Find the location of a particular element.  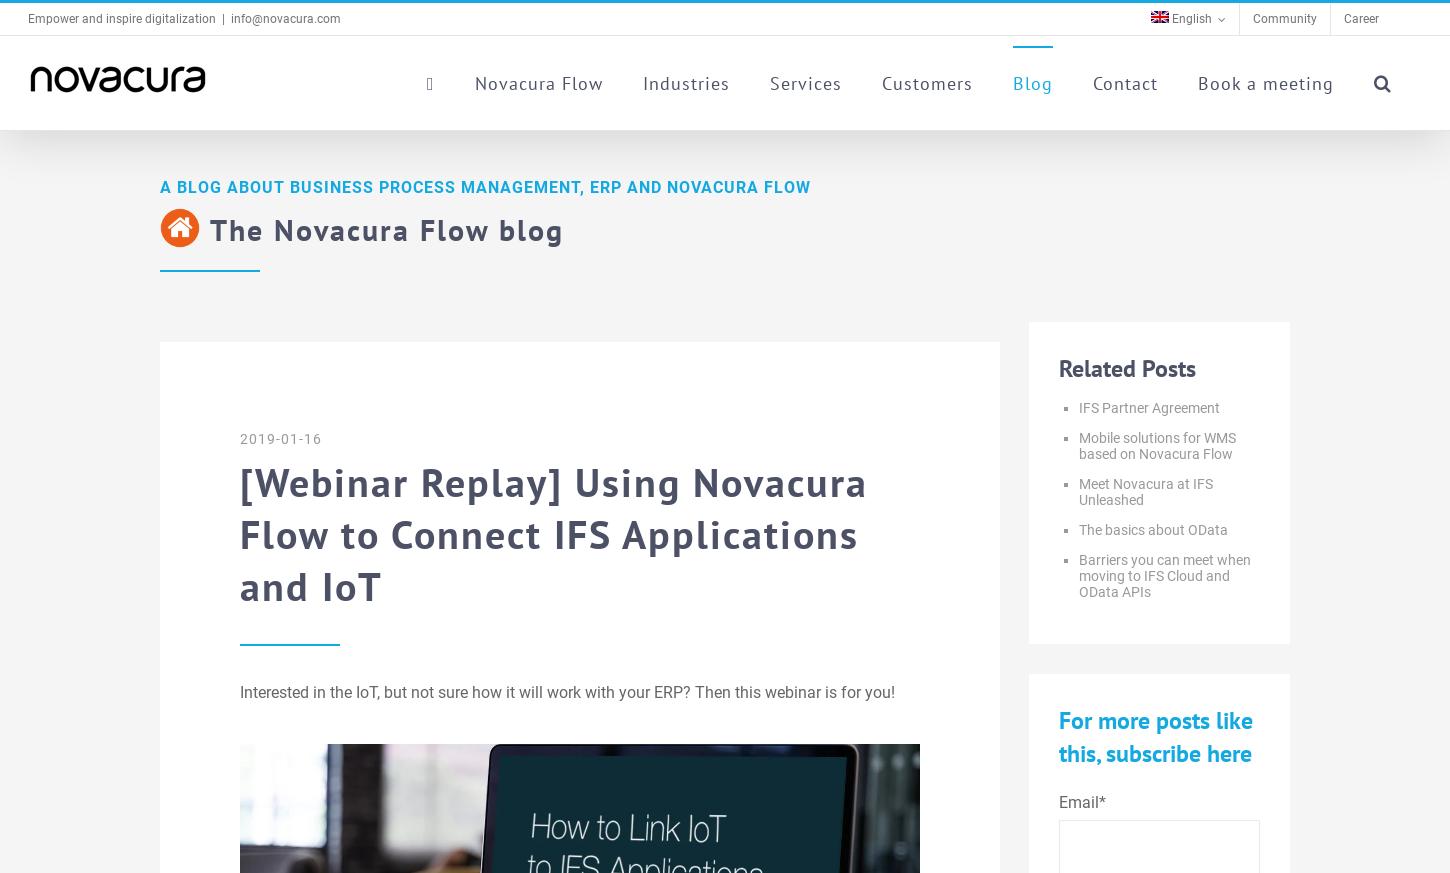

'Mobile solutions for WMS based on Novacura Flow' is located at coordinates (1156, 444).